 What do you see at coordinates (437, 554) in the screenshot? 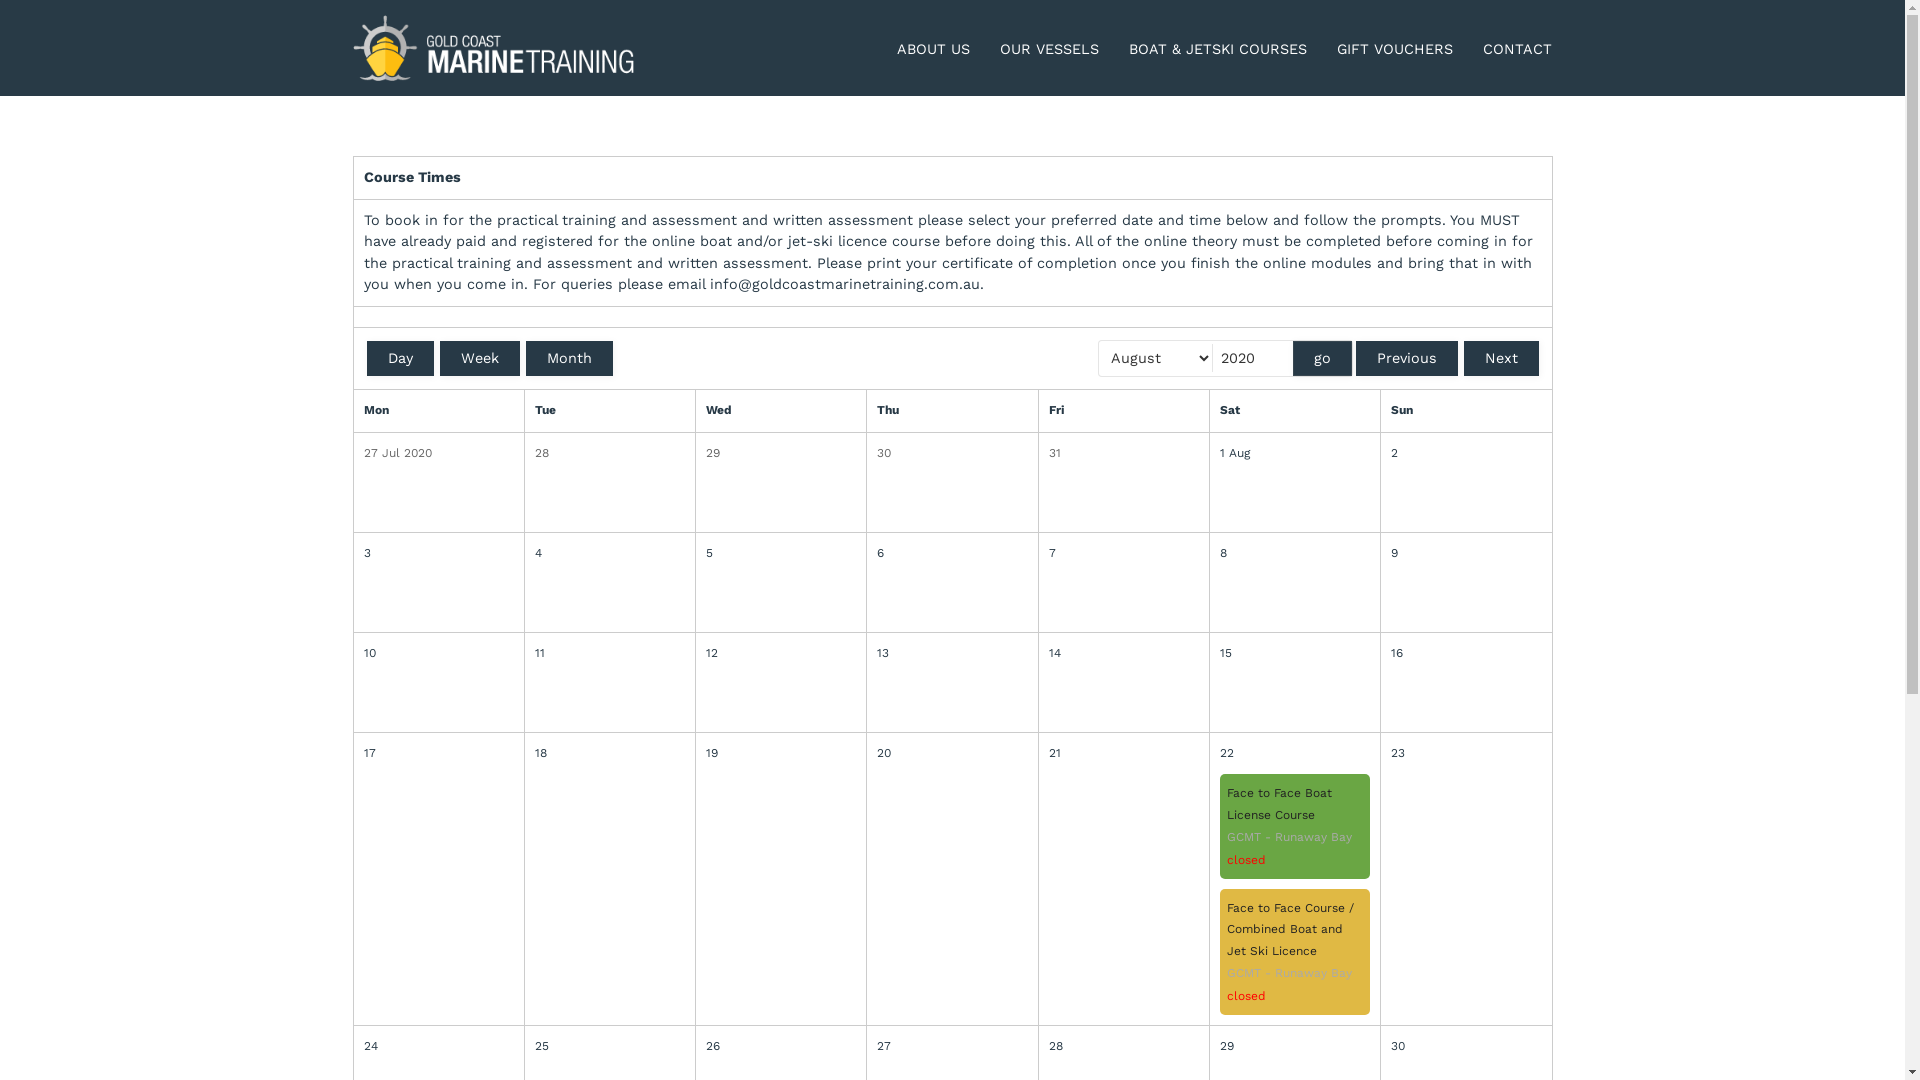
I see `'3'` at bounding box center [437, 554].